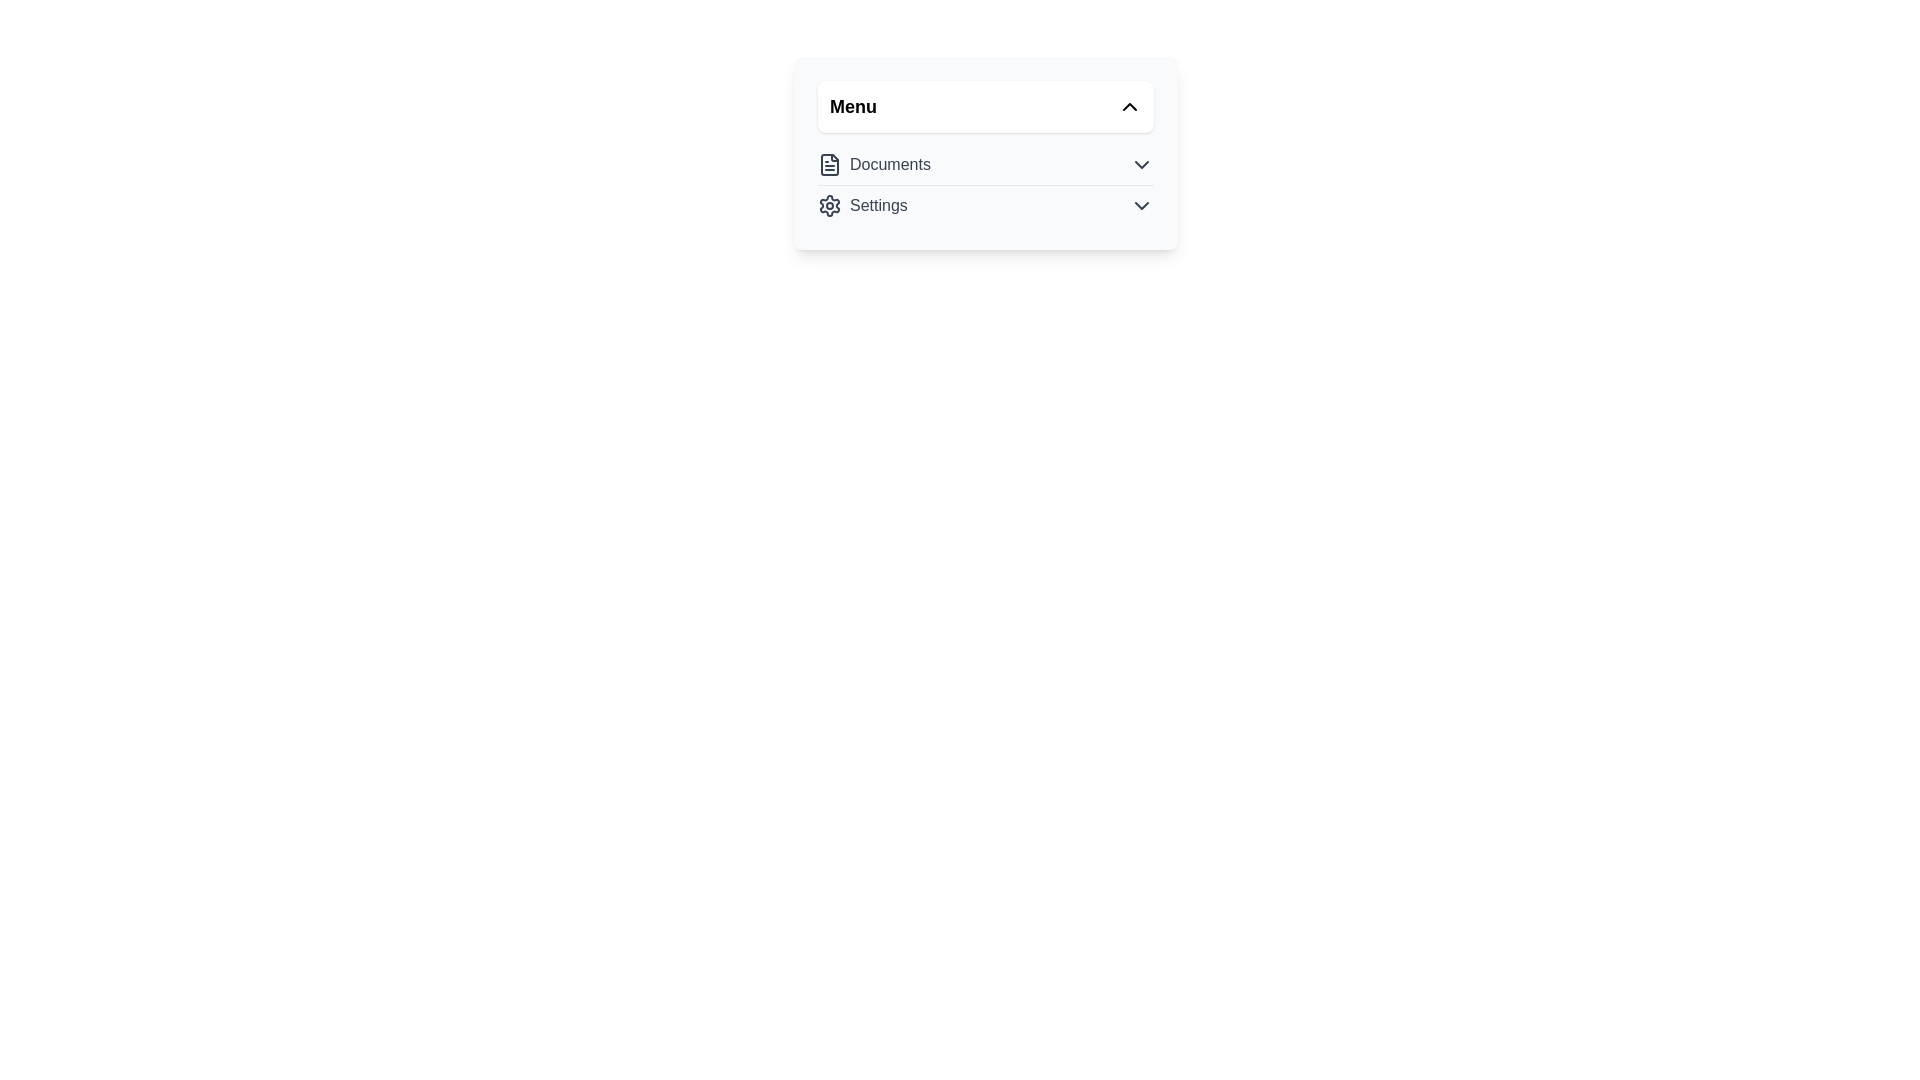 Image resolution: width=1920 pixels, height=1080 pixels. What do you see at coordinates (830, 205) in the screenshot?
I see `the settings icon located to the left of the 'Settings' label in the dropdown menu` at bounding box center [830, 205].